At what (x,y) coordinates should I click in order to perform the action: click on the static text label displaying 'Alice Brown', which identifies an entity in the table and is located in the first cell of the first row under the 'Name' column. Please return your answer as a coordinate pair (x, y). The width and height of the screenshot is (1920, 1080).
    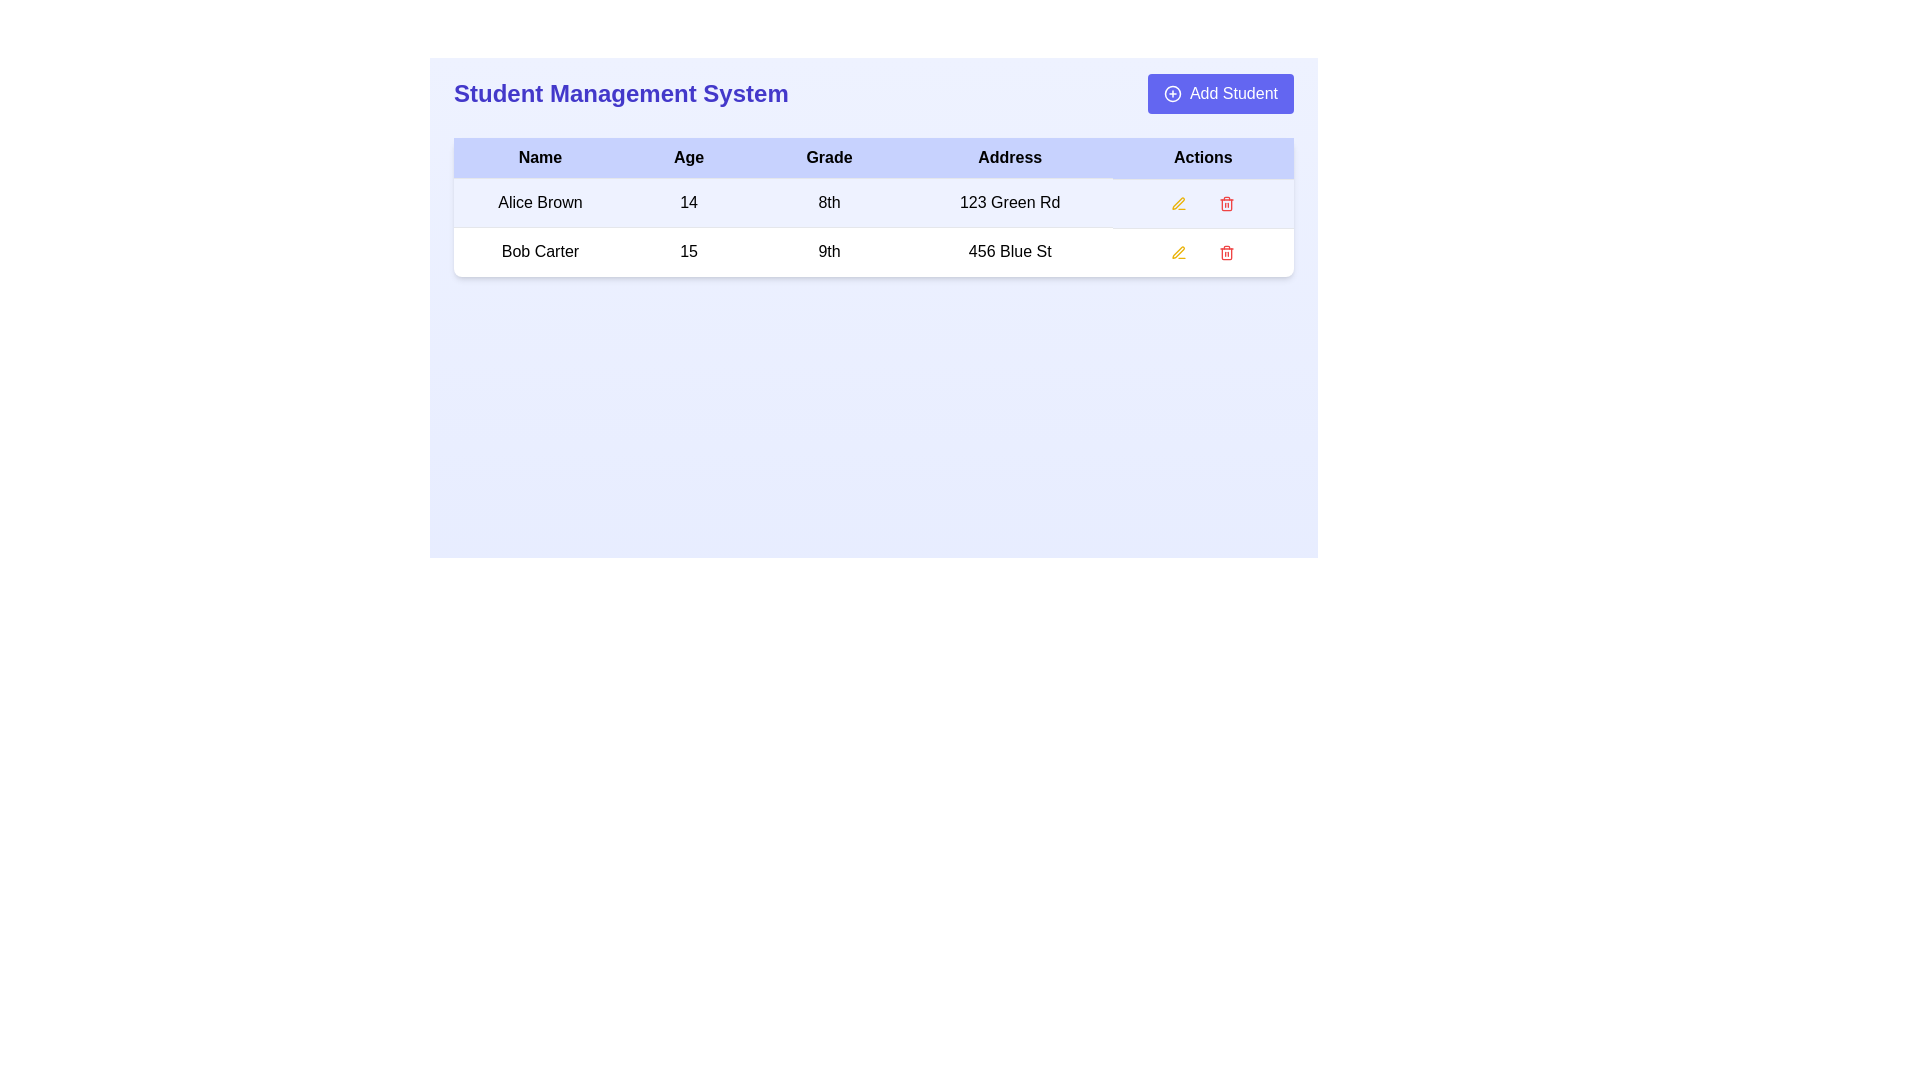
    Looking at the image, I should click on (540, 203).